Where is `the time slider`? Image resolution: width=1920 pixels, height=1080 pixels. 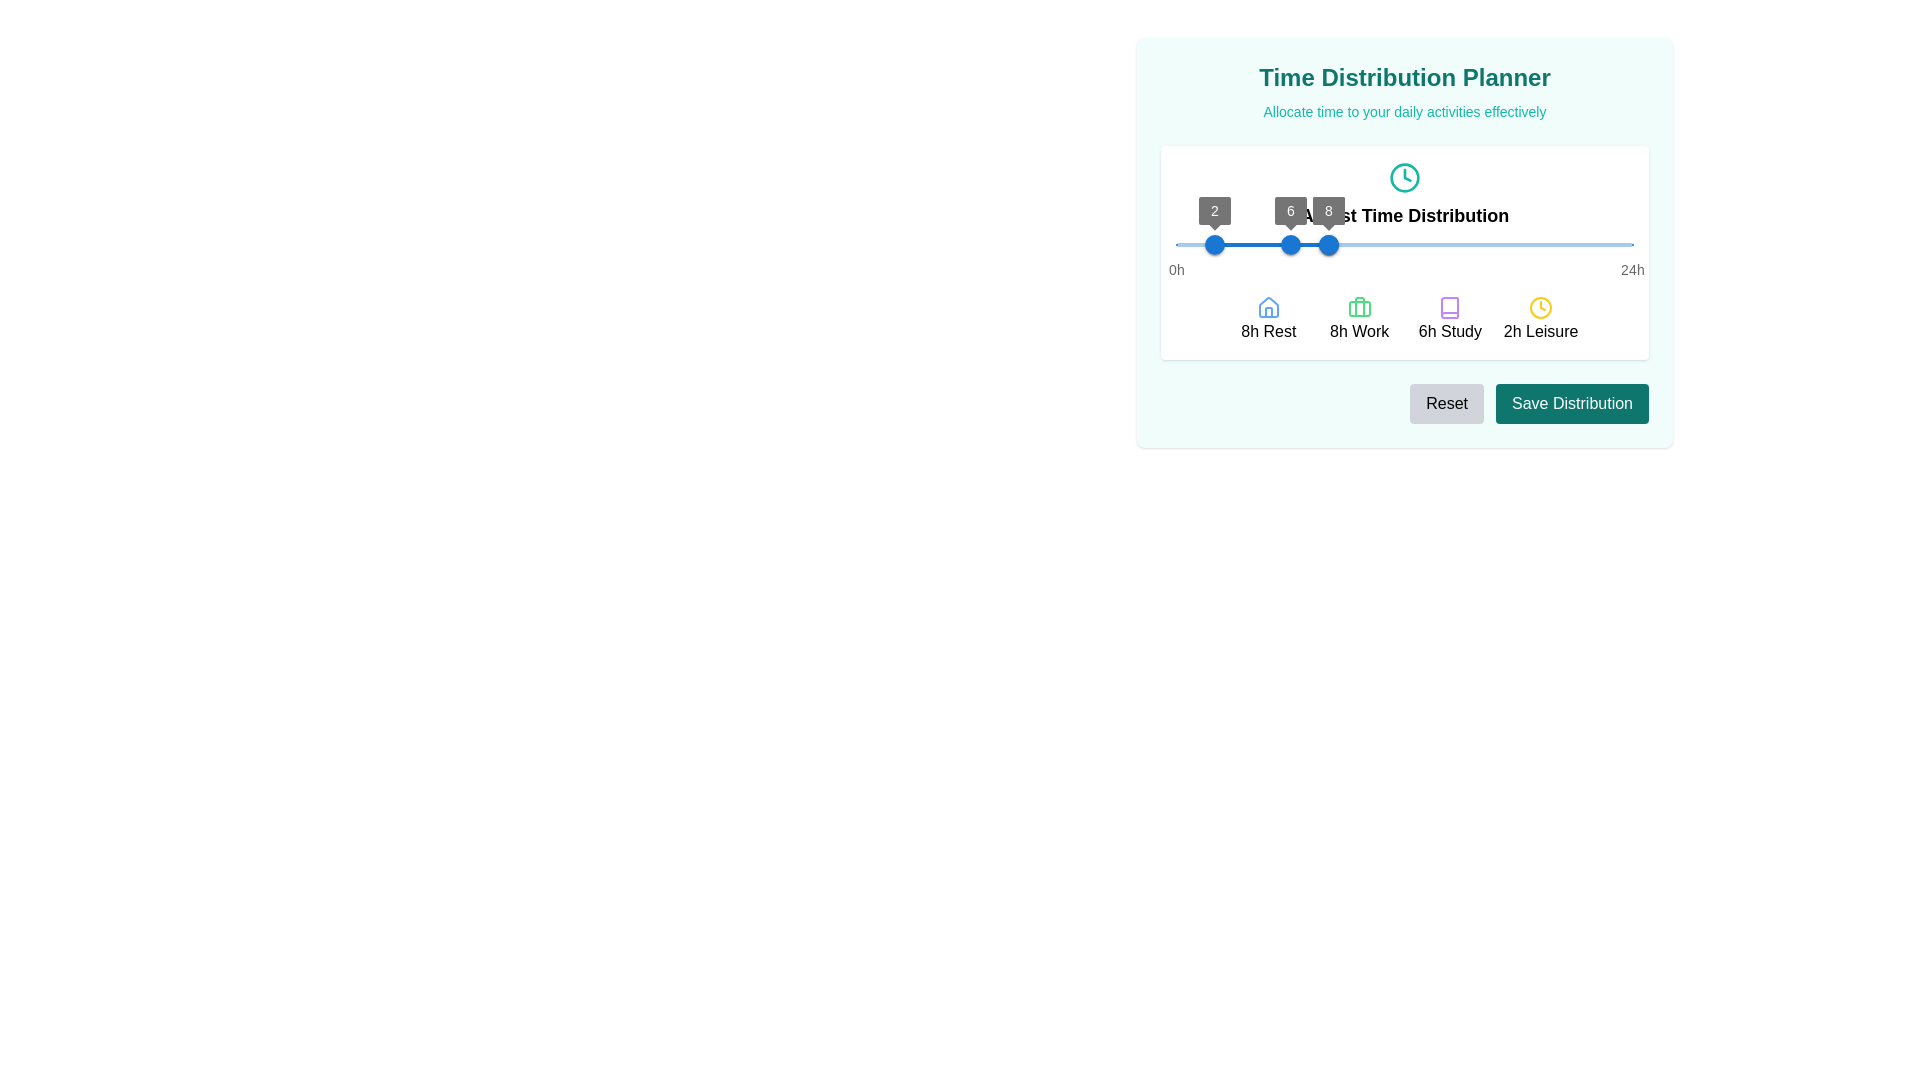
the time slider is located at coordinates (1295, 244).